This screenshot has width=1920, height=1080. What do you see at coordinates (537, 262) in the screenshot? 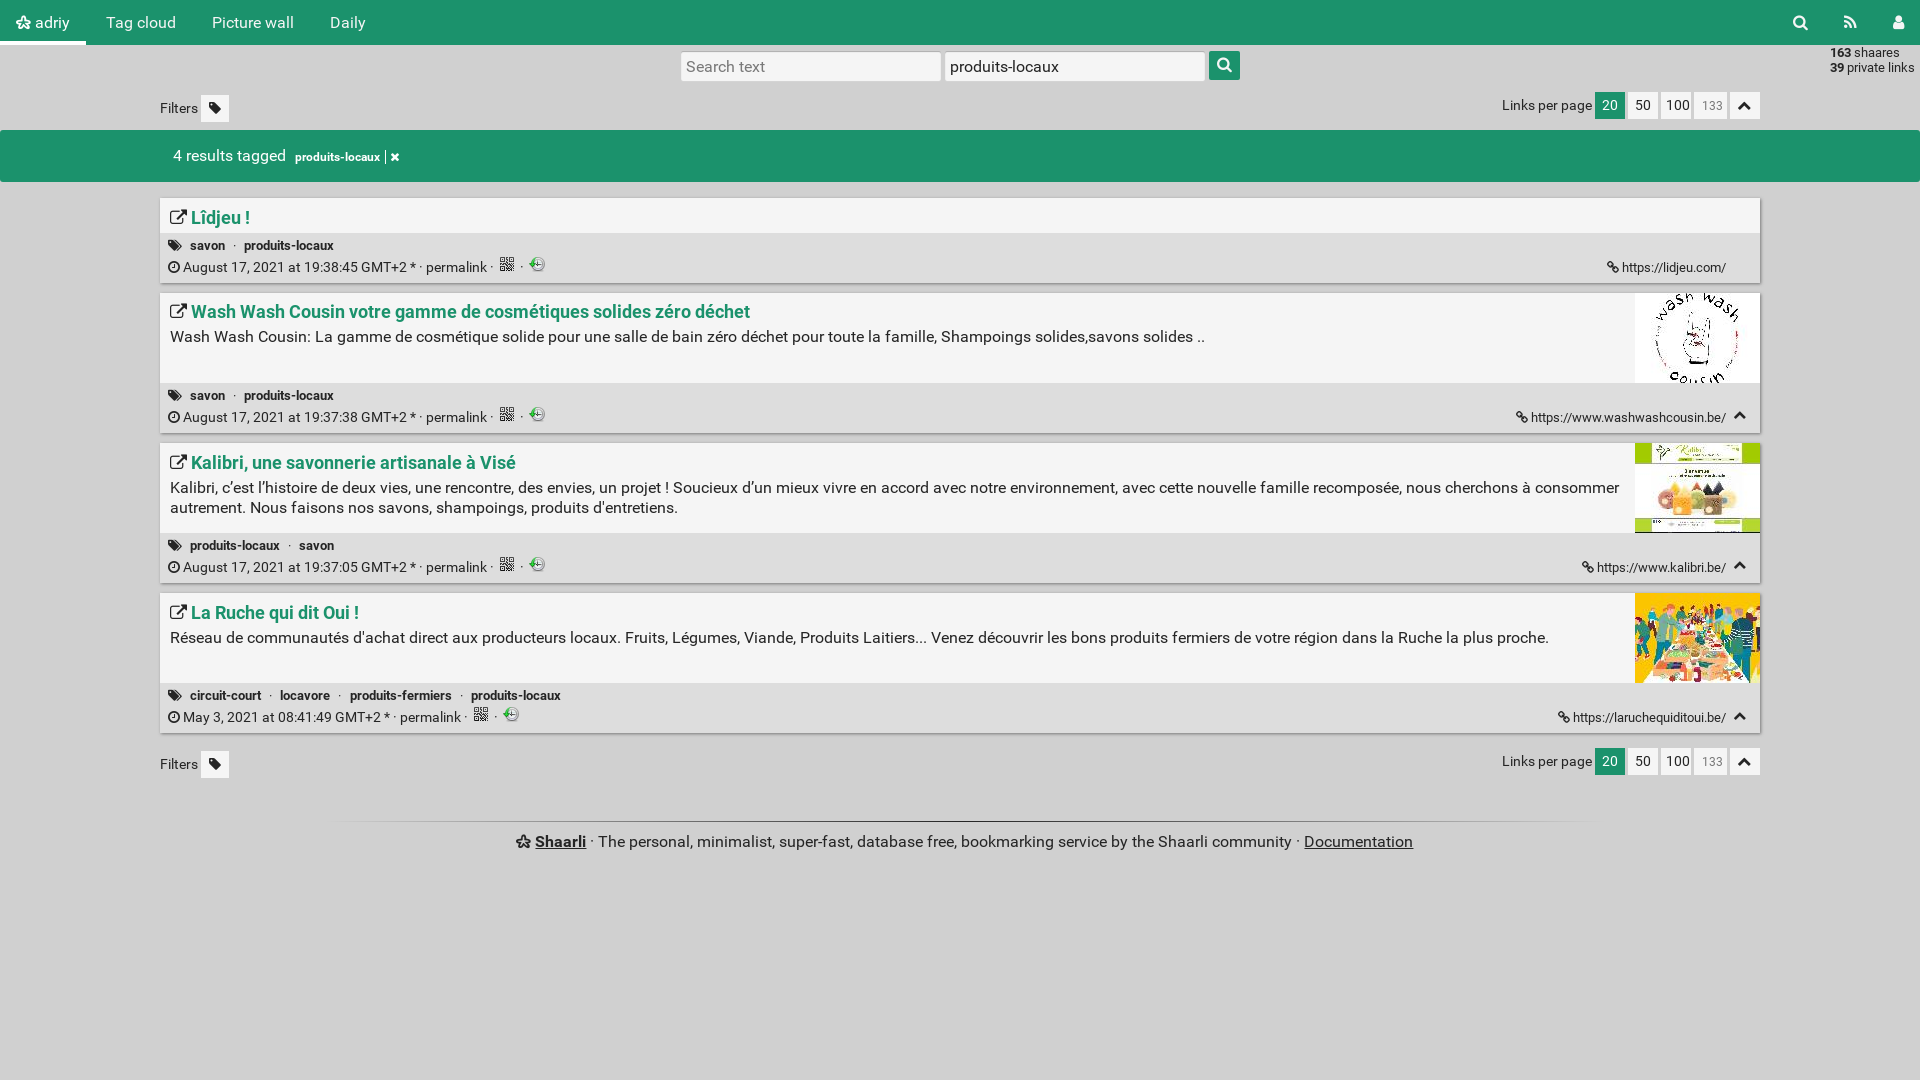
I see `'View on archive.org'` at bounding box center [537, 262].